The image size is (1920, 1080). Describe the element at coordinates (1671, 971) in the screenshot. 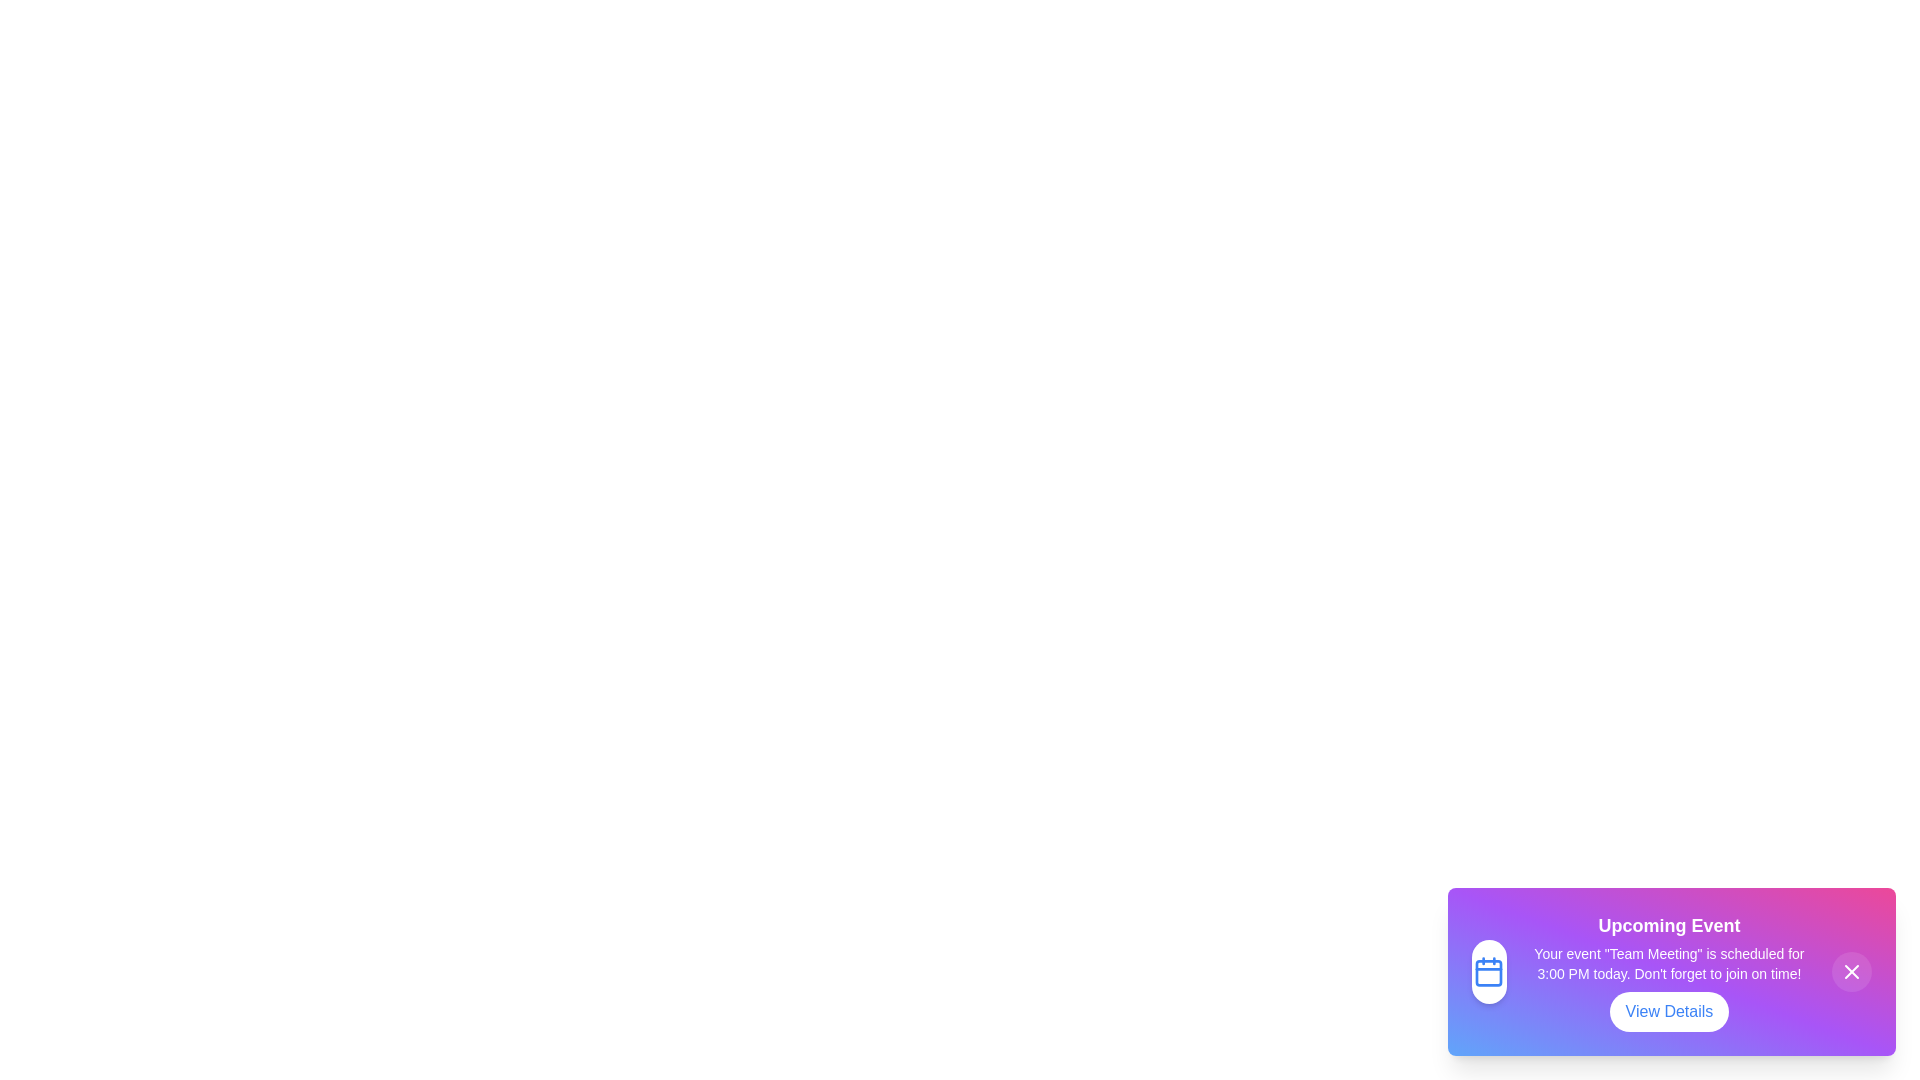

I see `the notification component to focus on it` at that location.